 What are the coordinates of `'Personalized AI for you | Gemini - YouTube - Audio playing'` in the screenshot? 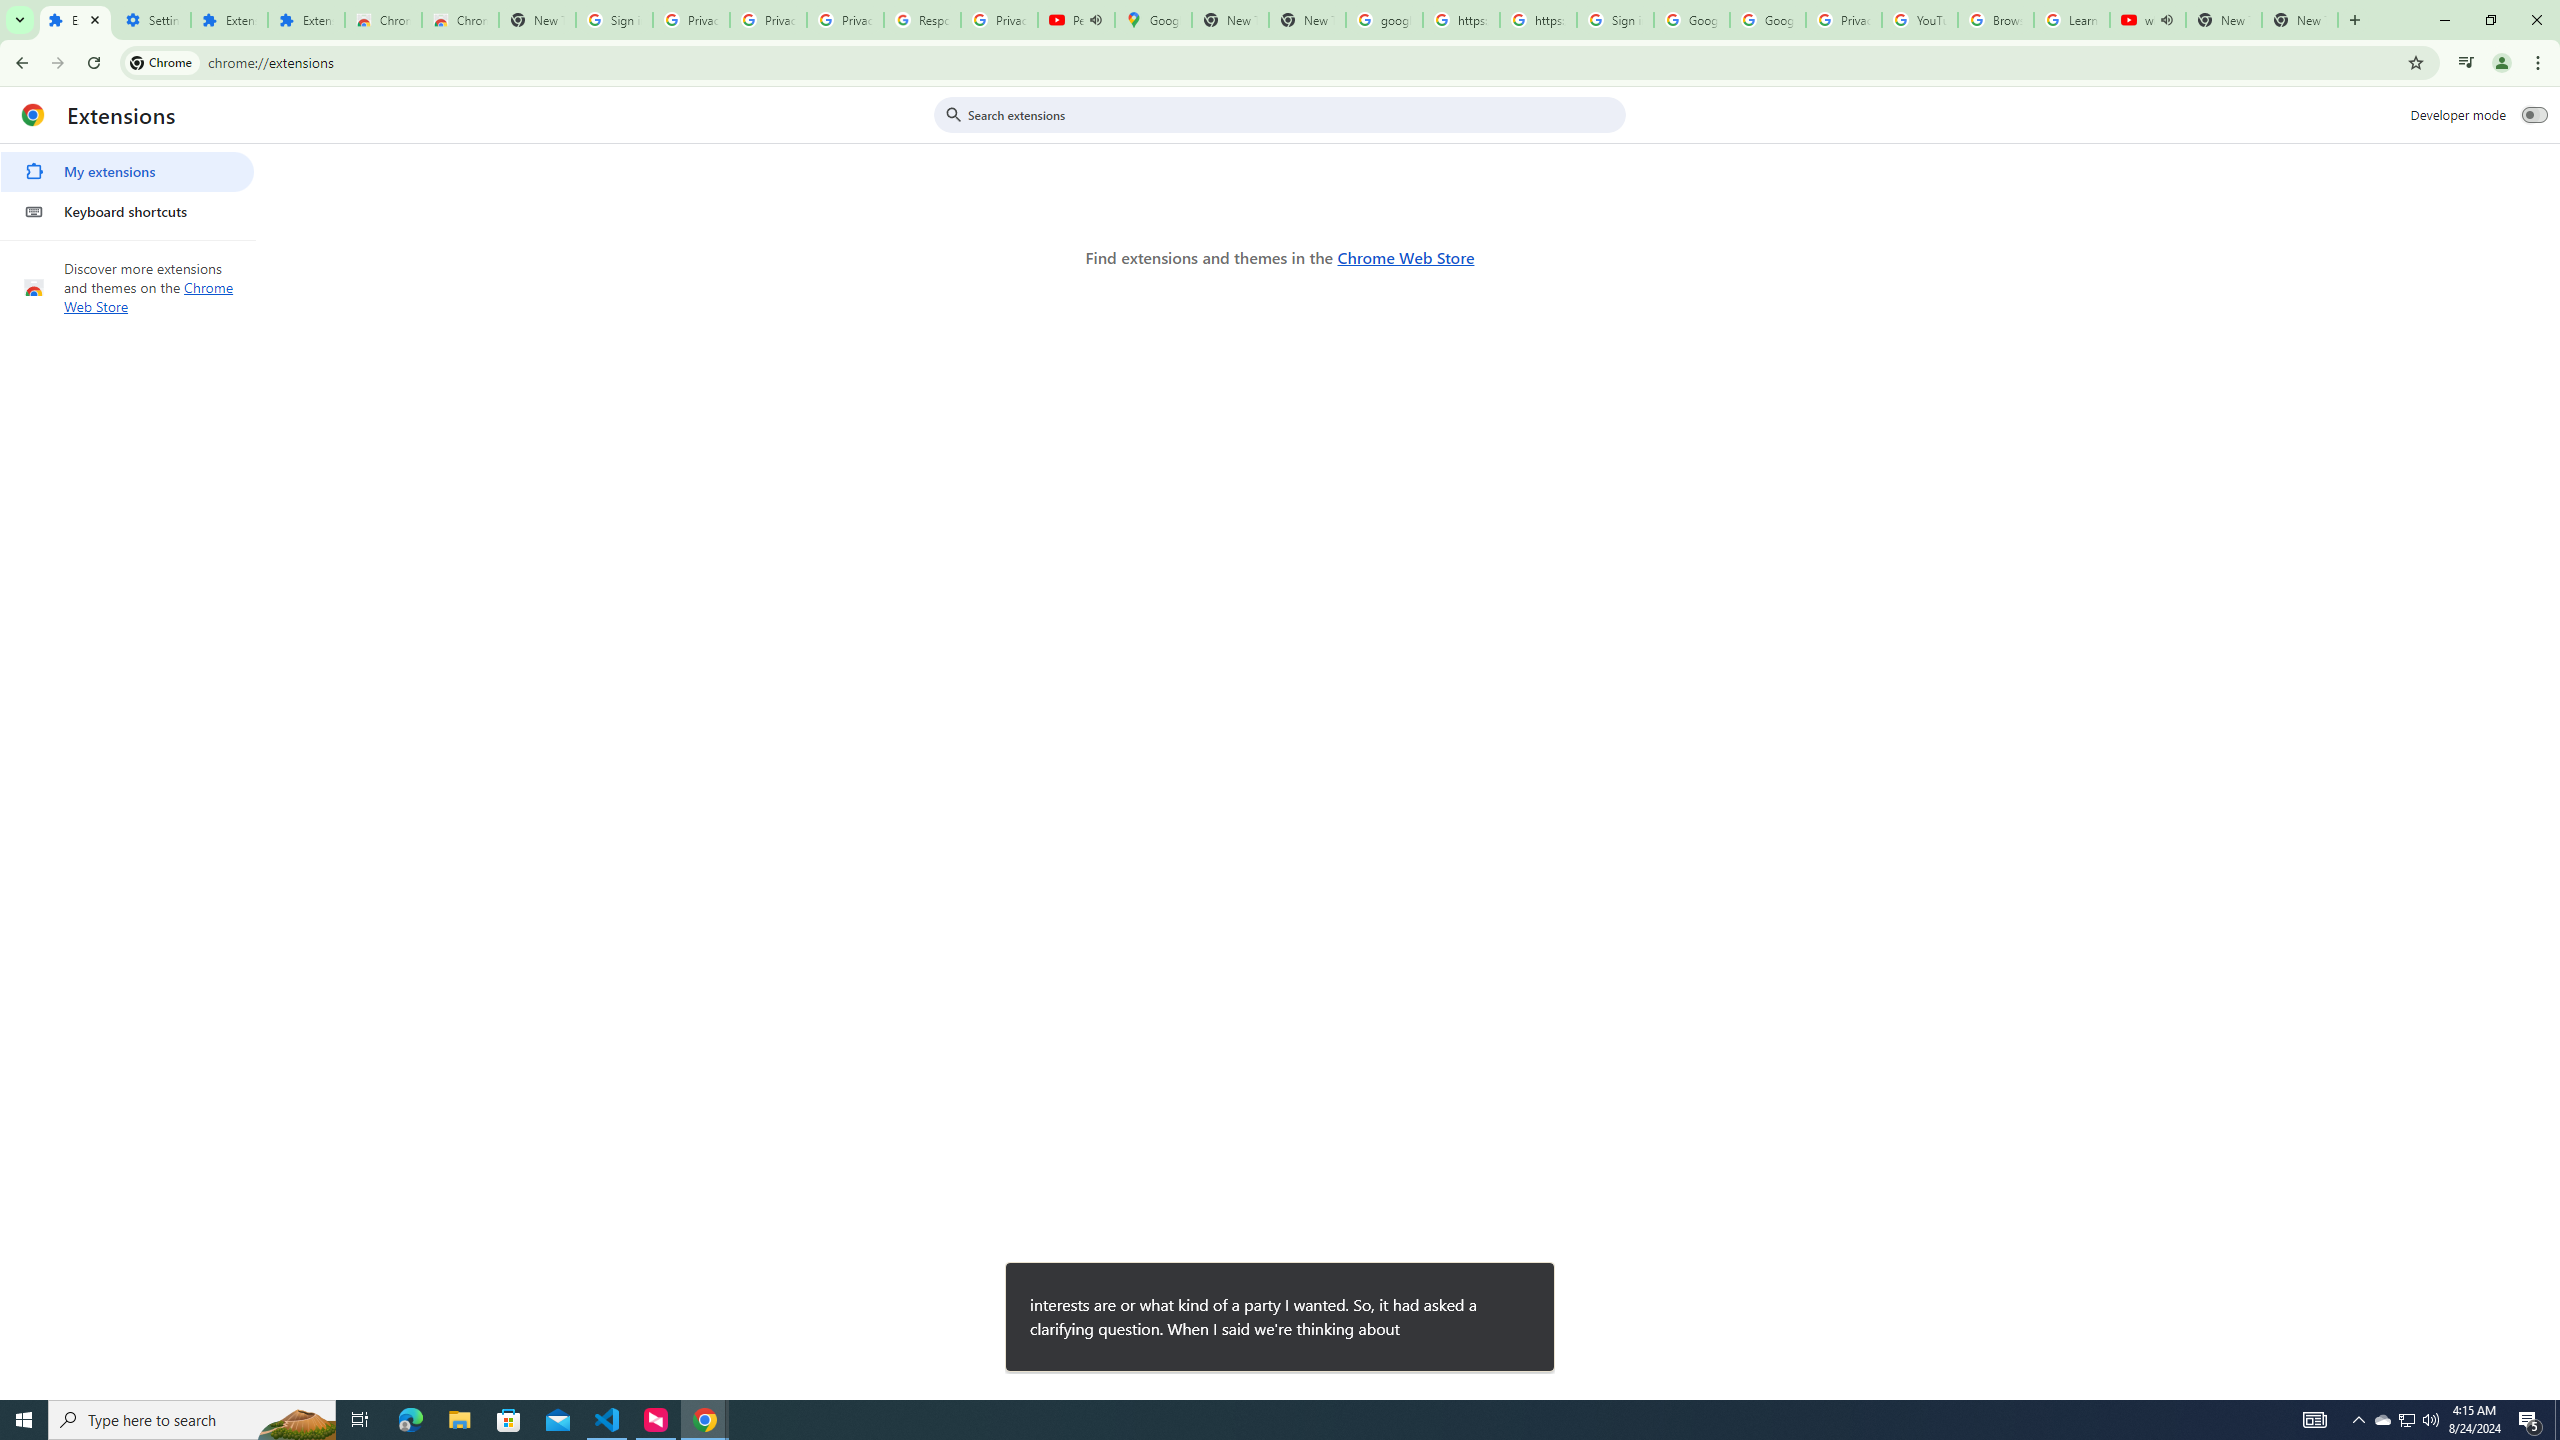 It's located at (1076, 19).